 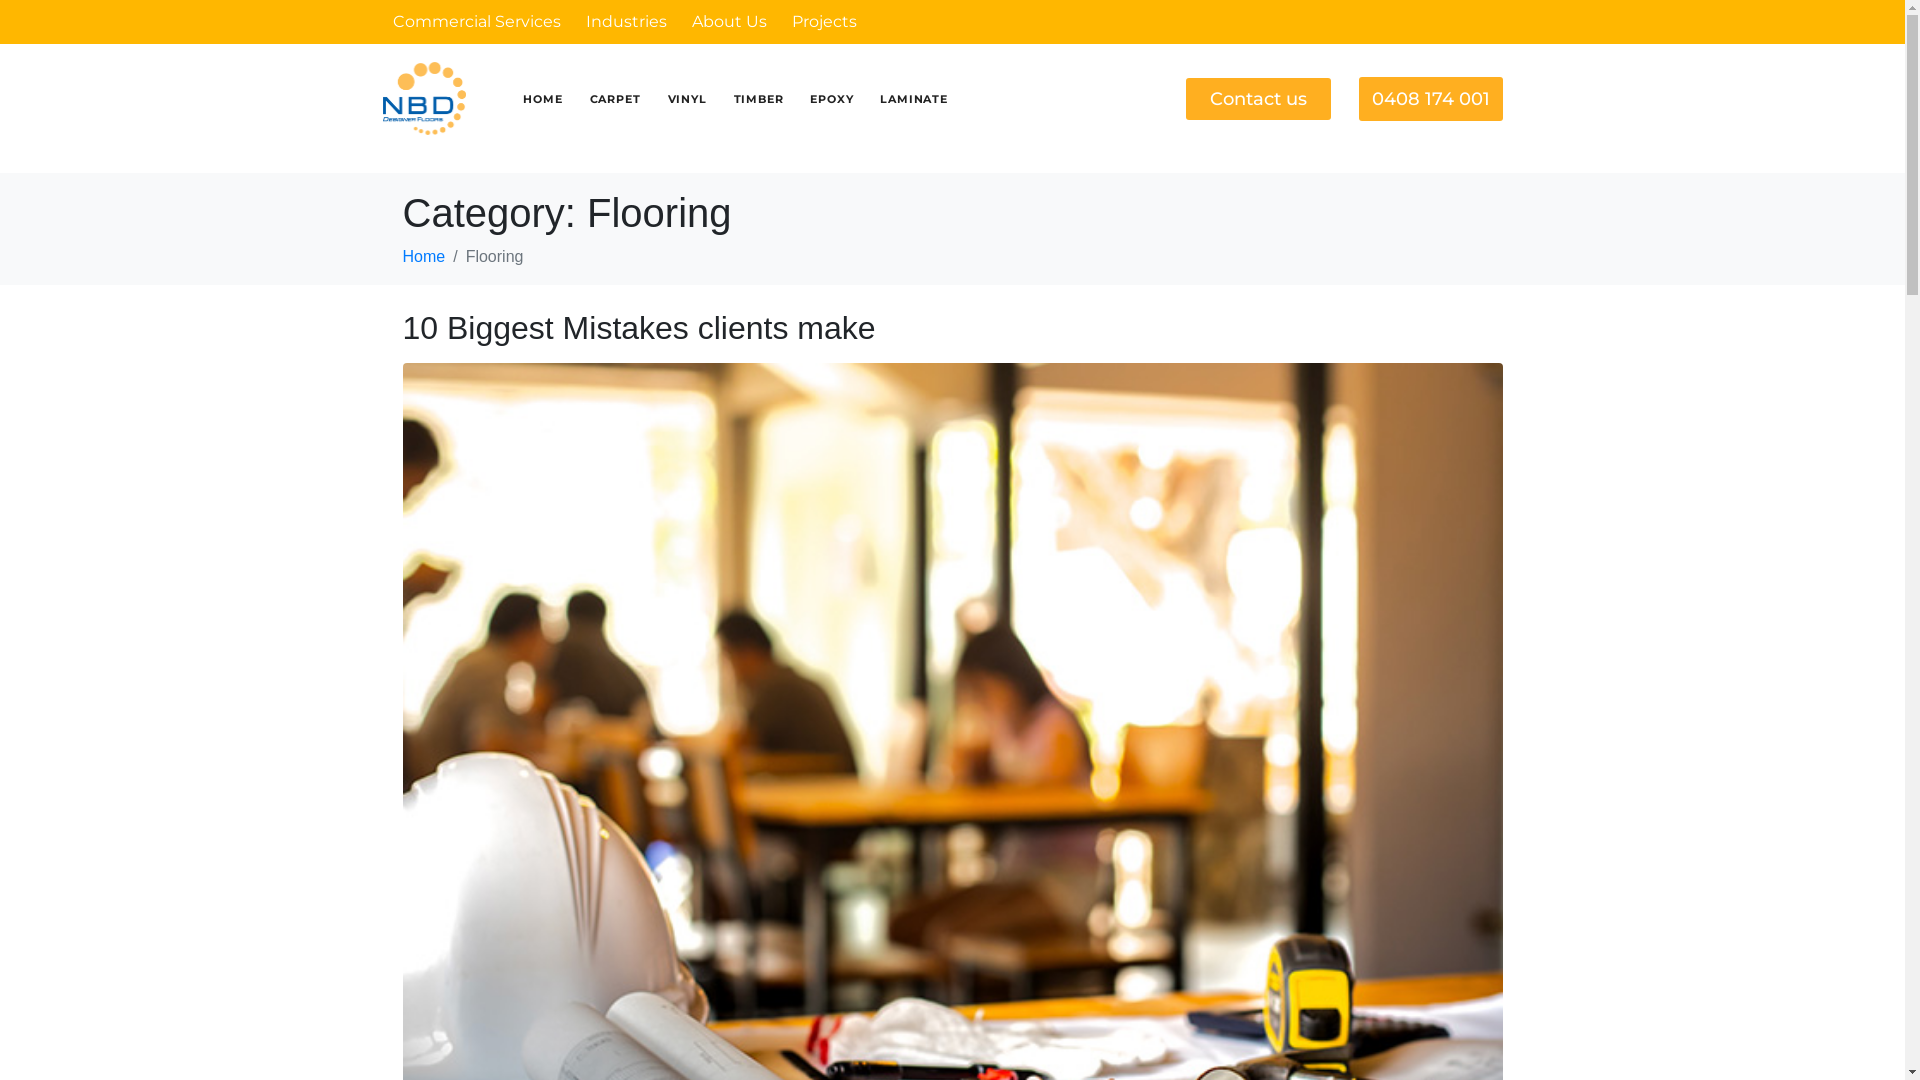 What do you see at coordinates (687, 99) in the screenshot?
I see `'VINYL'` at bounding box center [687, 99].